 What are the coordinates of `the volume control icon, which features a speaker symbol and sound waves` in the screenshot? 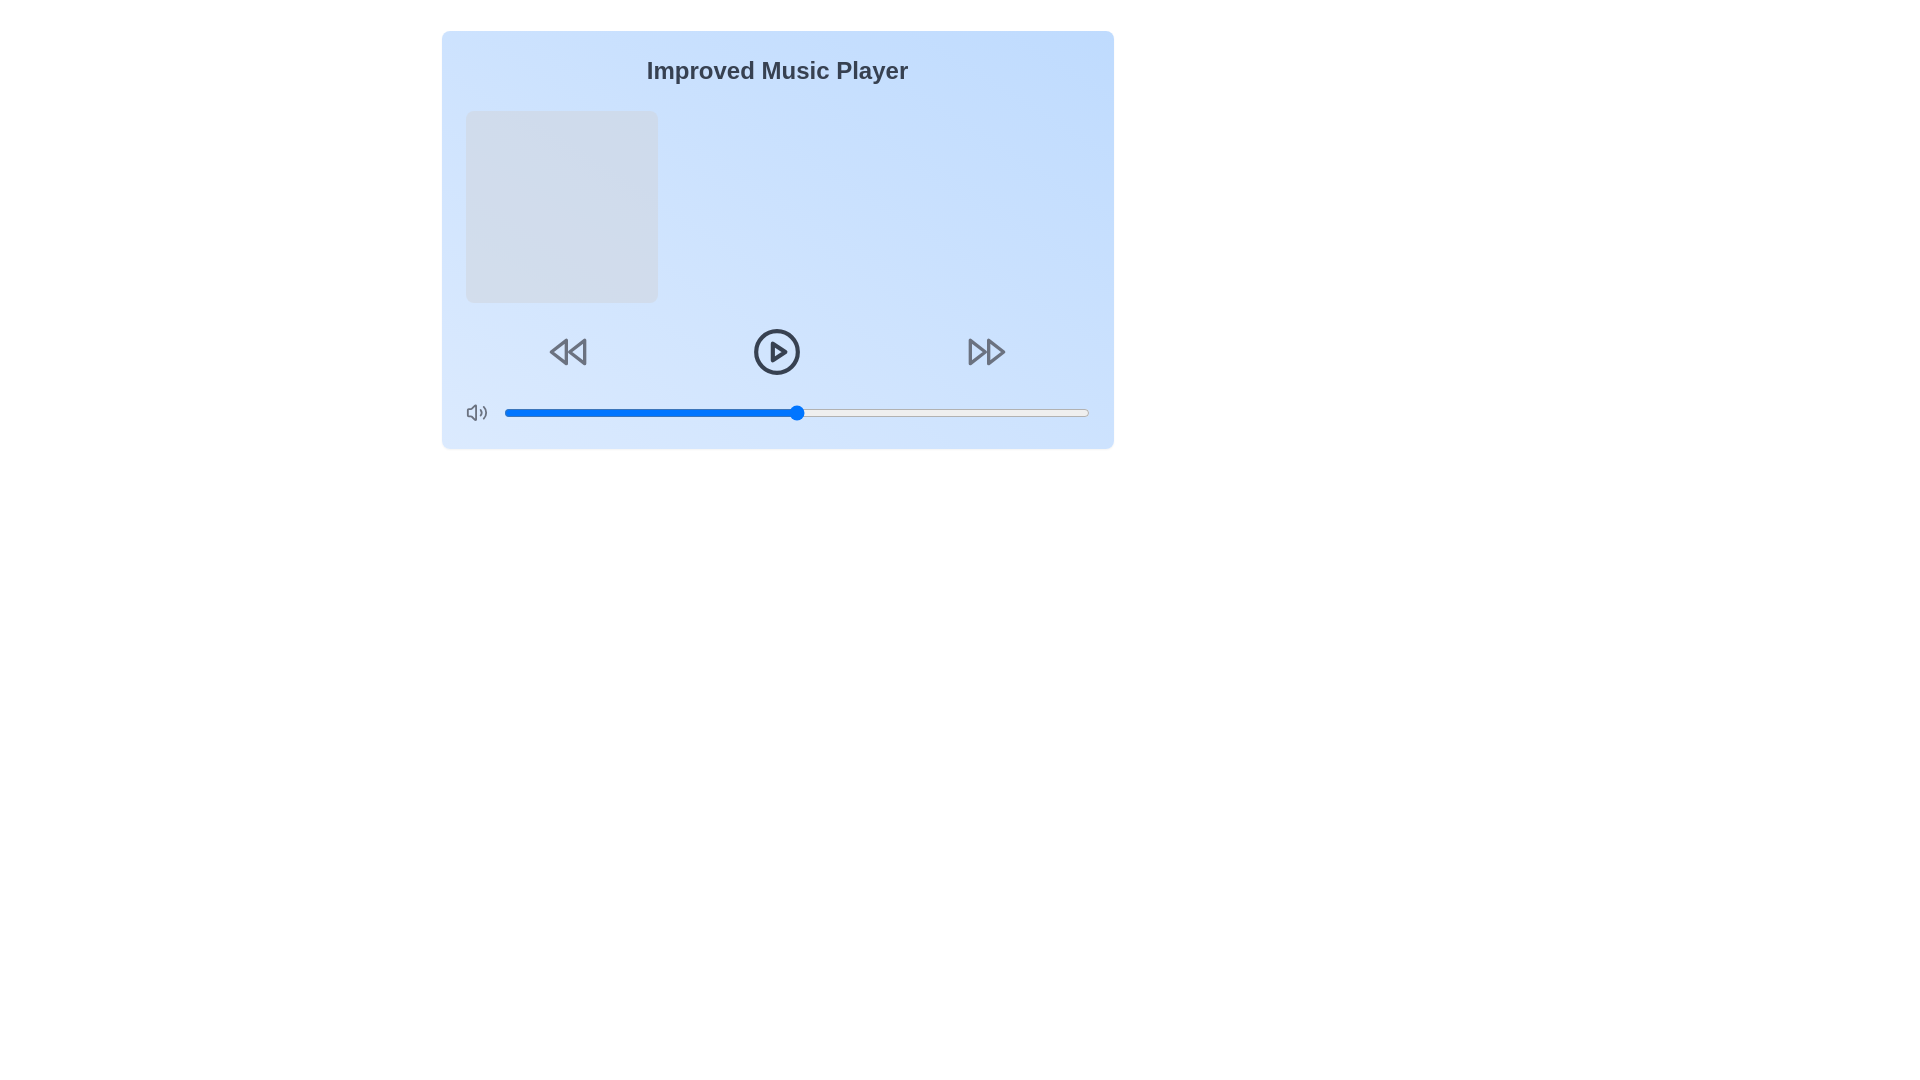 It's located at (475, 411).